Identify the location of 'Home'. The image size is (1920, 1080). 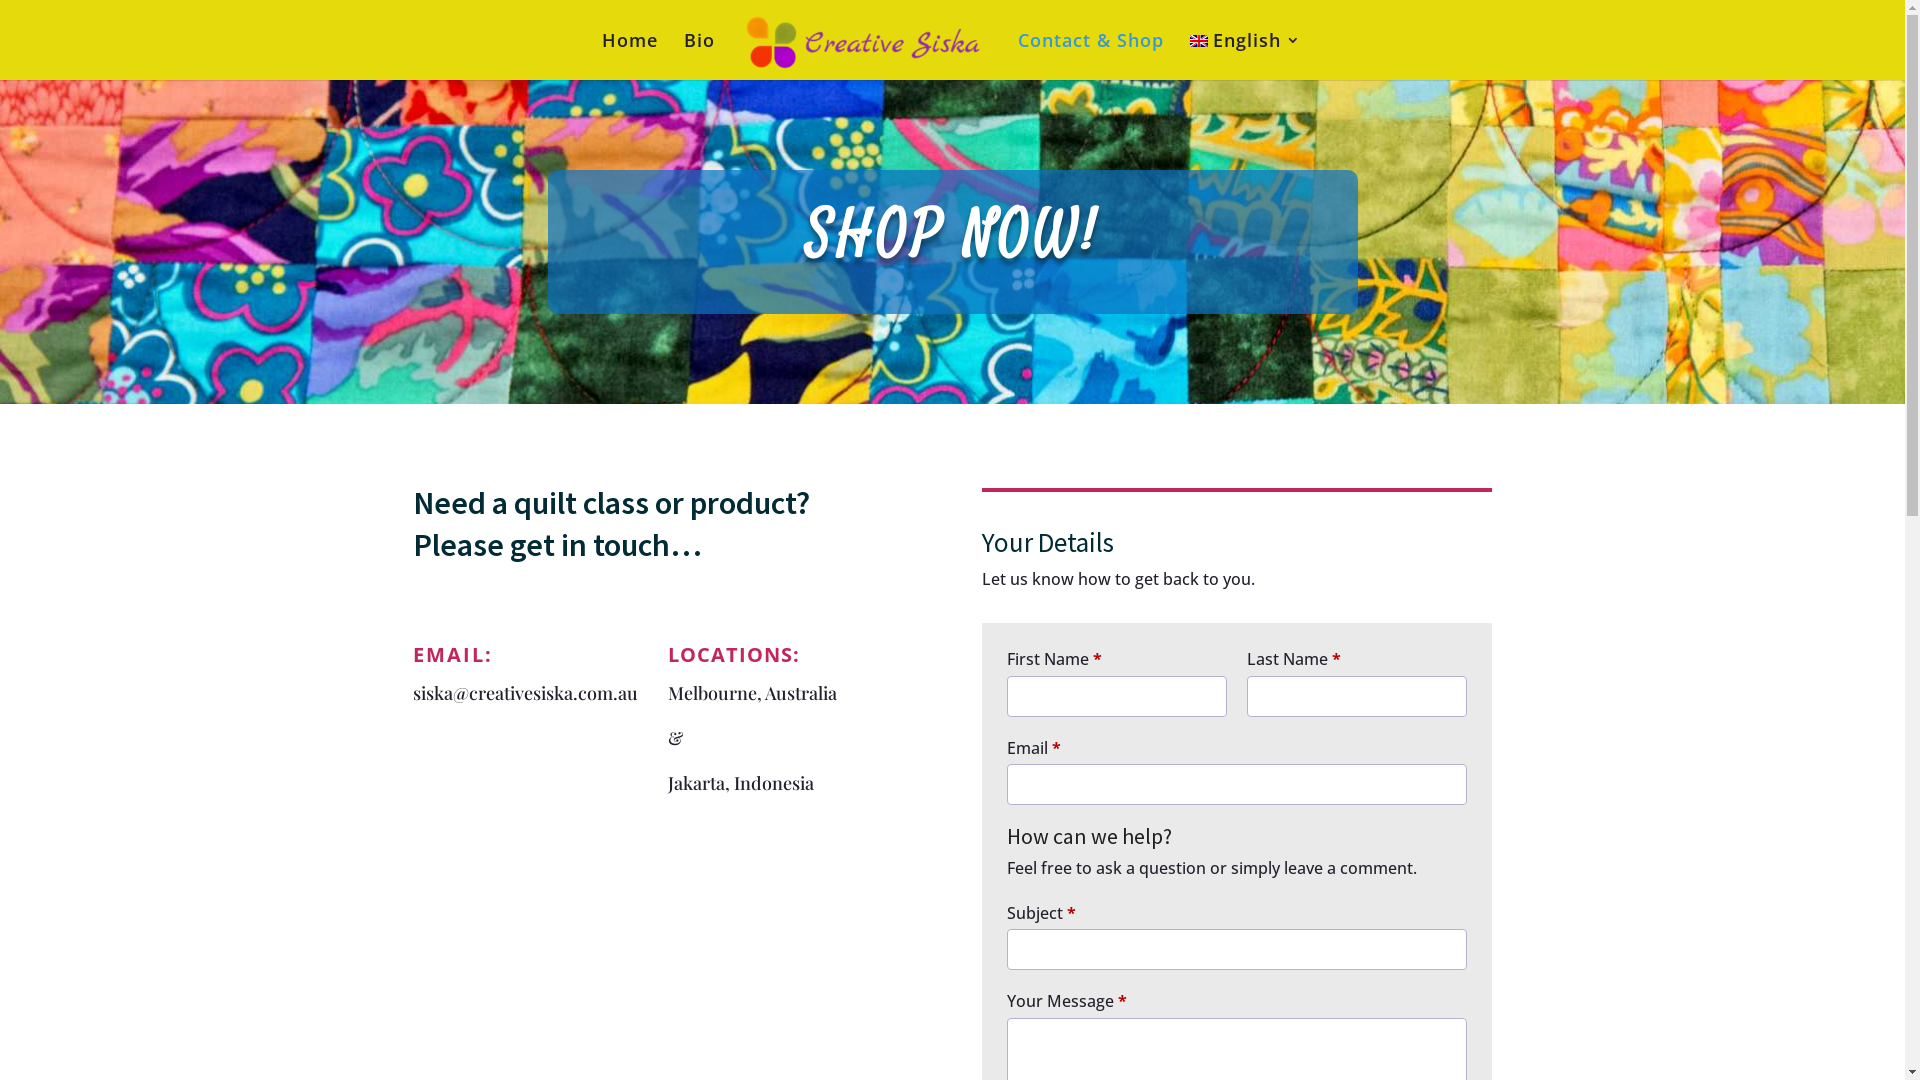
(628, 55).